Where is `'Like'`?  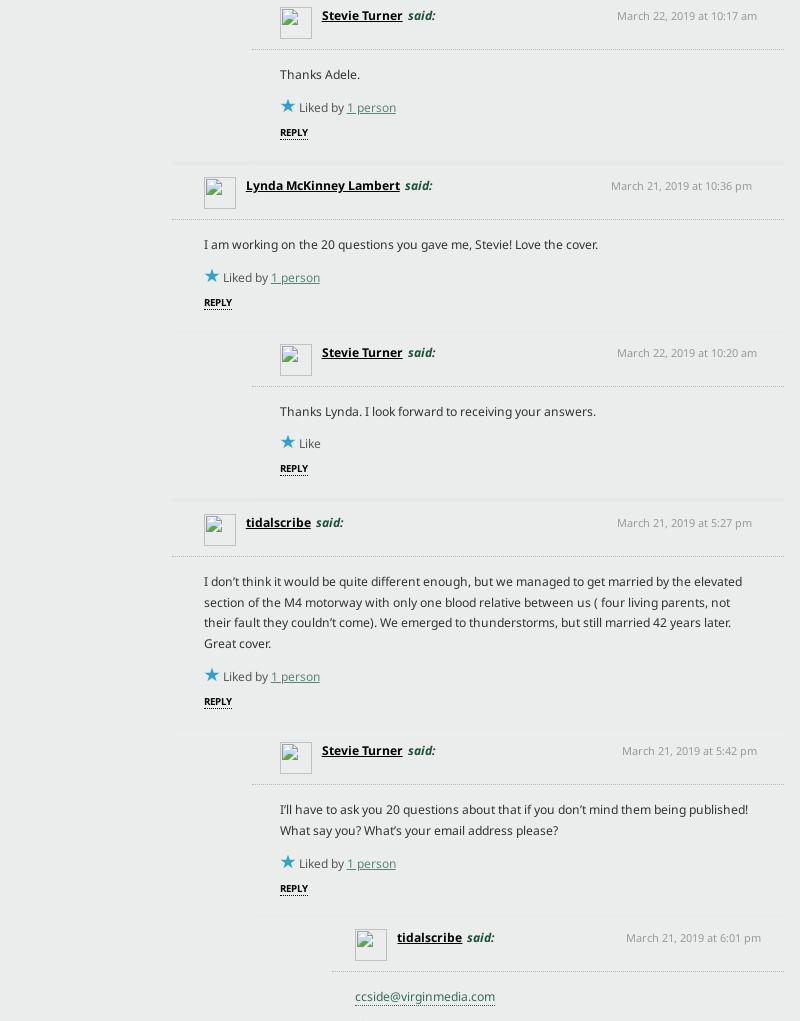 'Like' is located at coordinates (307, 443).